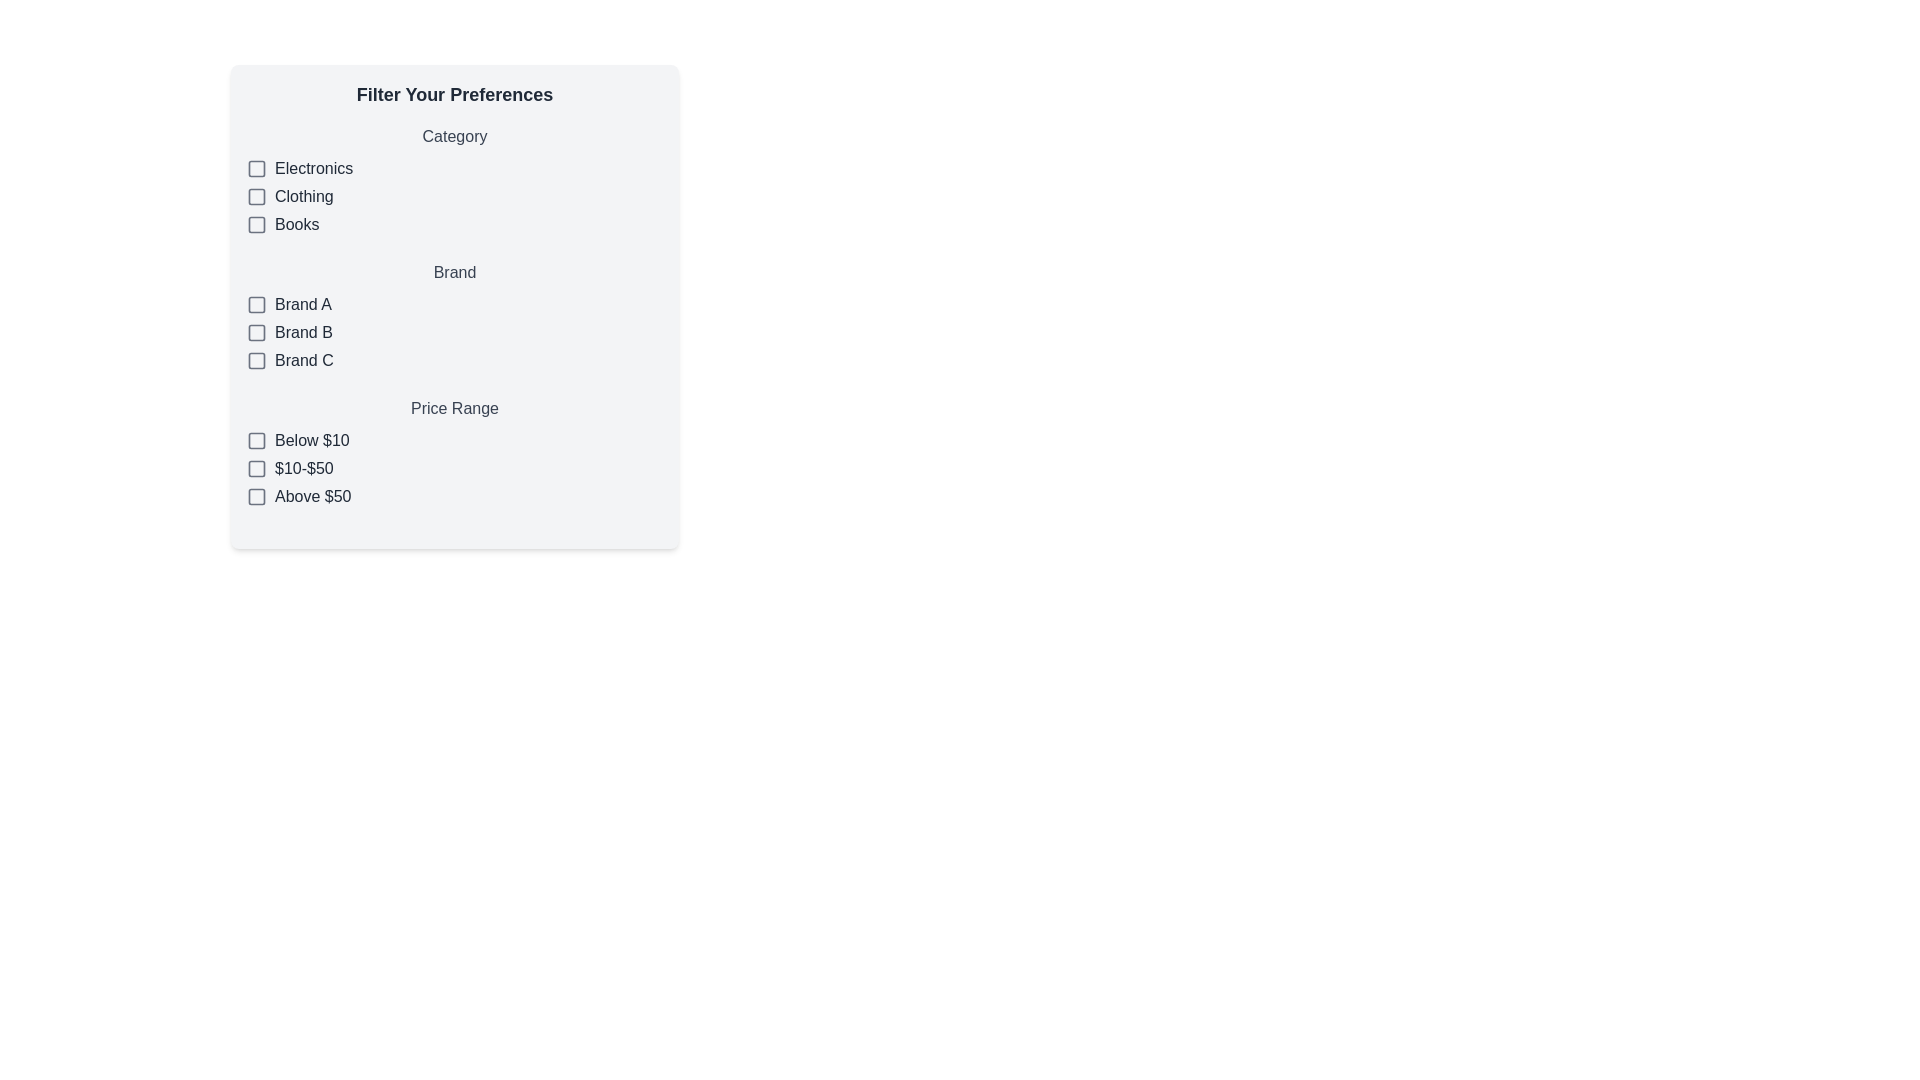 The height and width of the screenshot is (1080, 1920). Describe the element at coordinates (302, 331) in the screenshot. I see `the checkbox associated with the 'Brand B' label, which is the second option under the 'Brand' section, located to the left of the label` at that location.